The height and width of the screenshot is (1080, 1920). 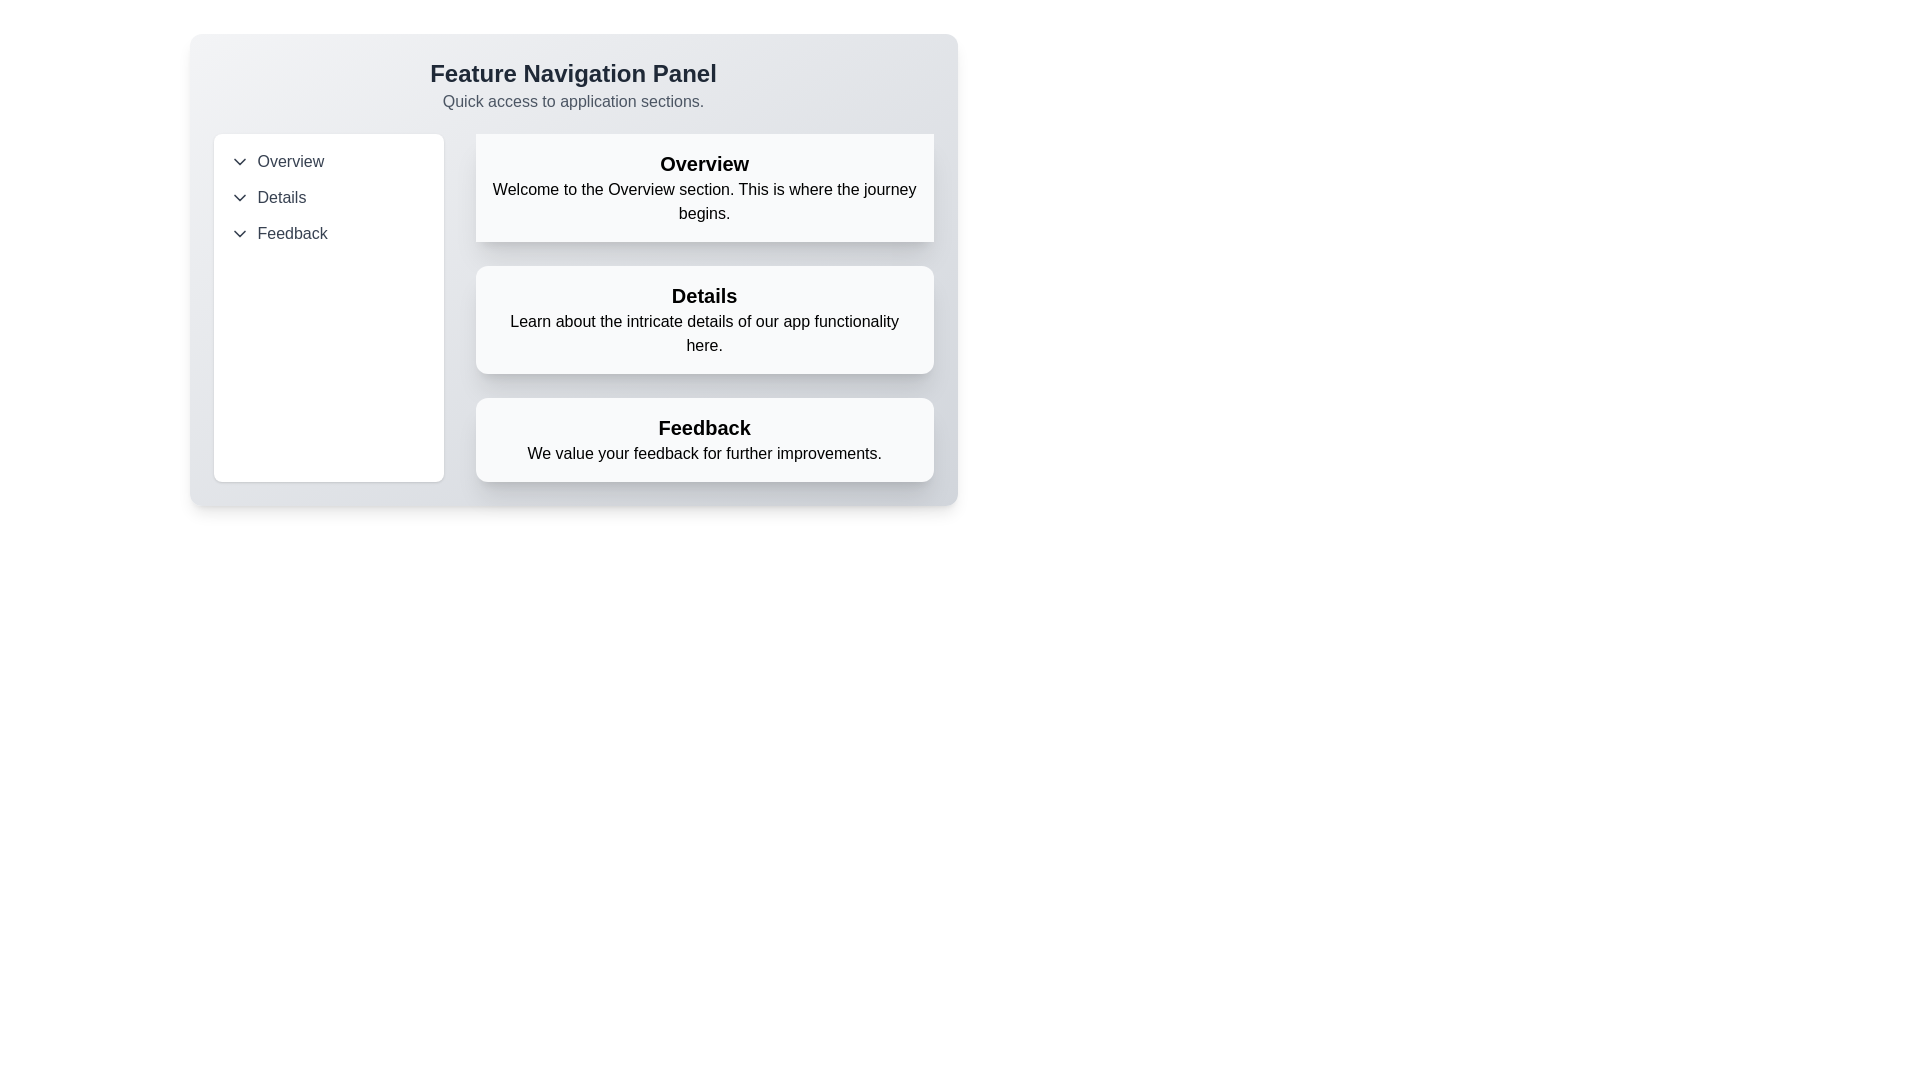 What do you see at coordinates (704, 308) in the screenshot?
I see `text contained in the 'Details' section of the Informational panel, which features a white background and rounded corners, positioned between 'Overview' and 'Feedback'` at bounding box center [704, 308].